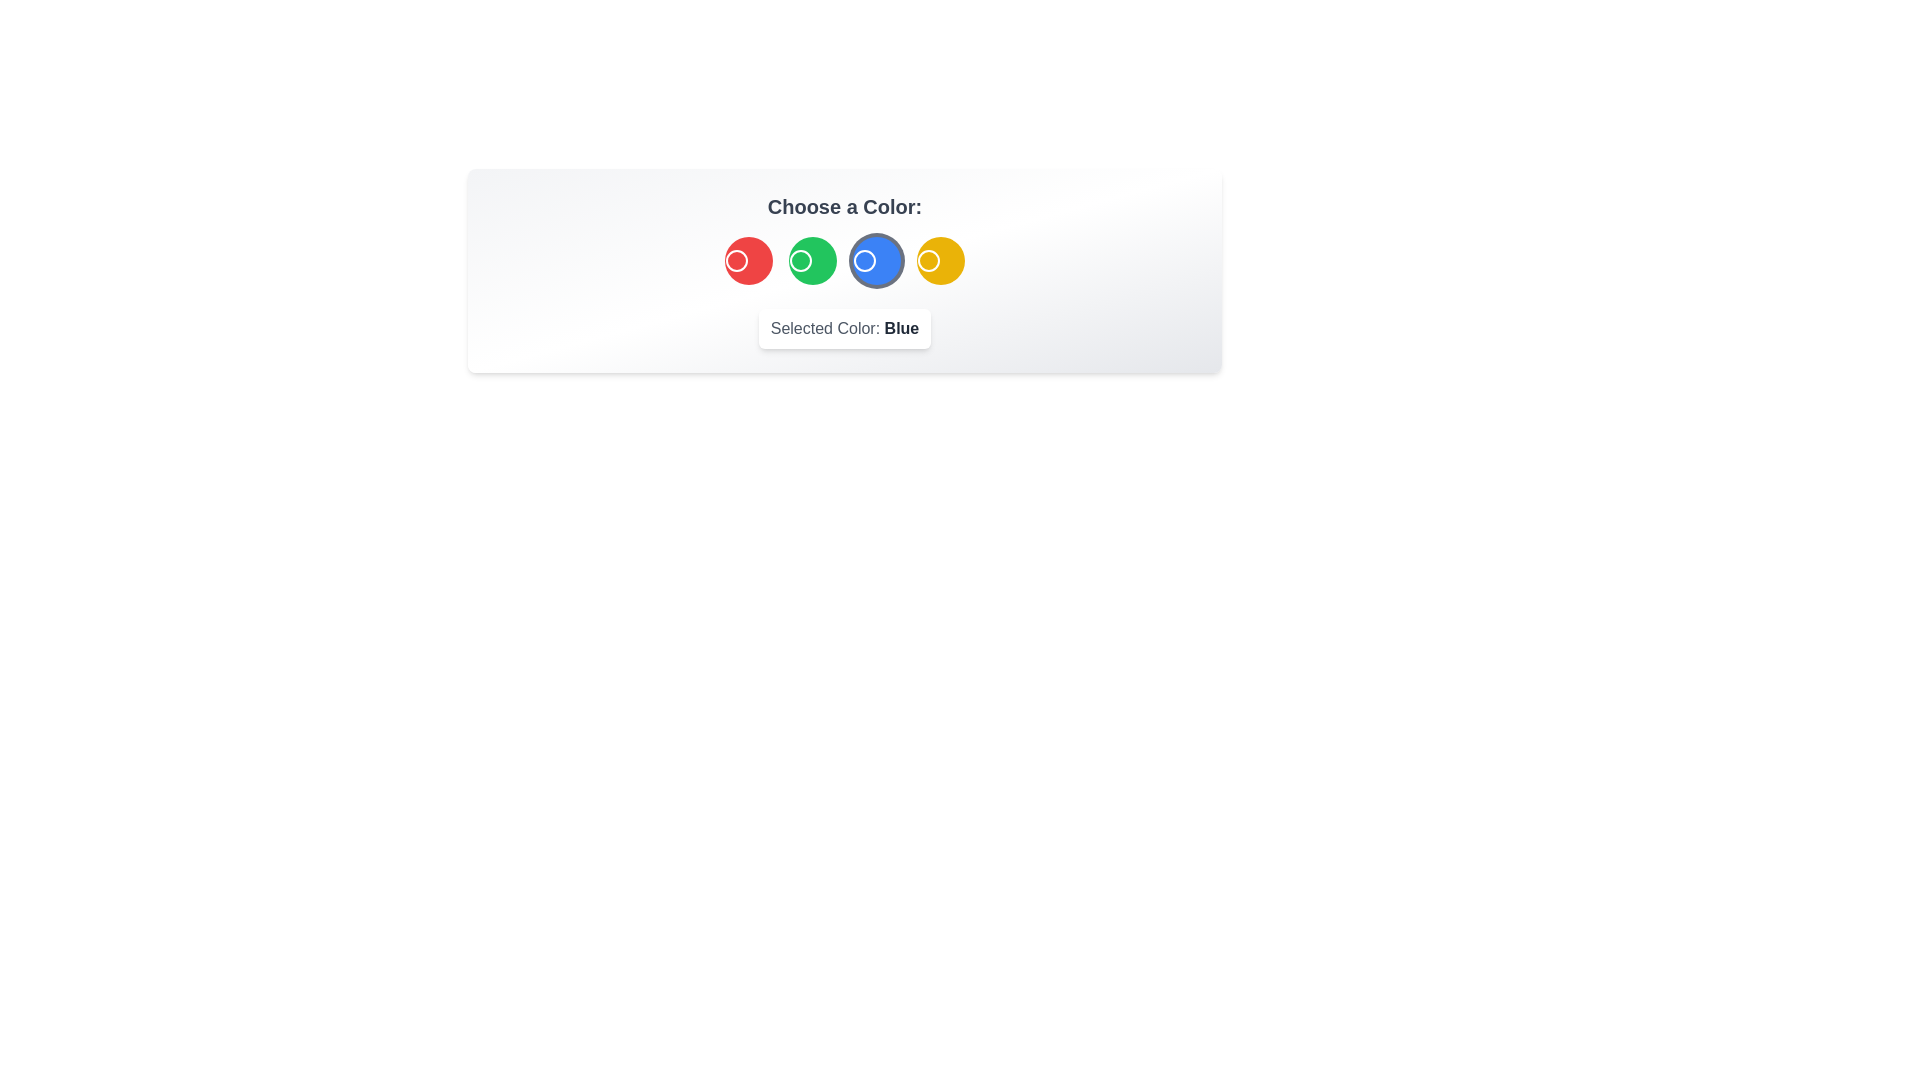 The height and width of the screenshot is (1080, 1920). What do you see at coordinates (812, 260) in the screenshot?
I see `the Green color by clicking the corresponding button` at bounding box center [812, 260].